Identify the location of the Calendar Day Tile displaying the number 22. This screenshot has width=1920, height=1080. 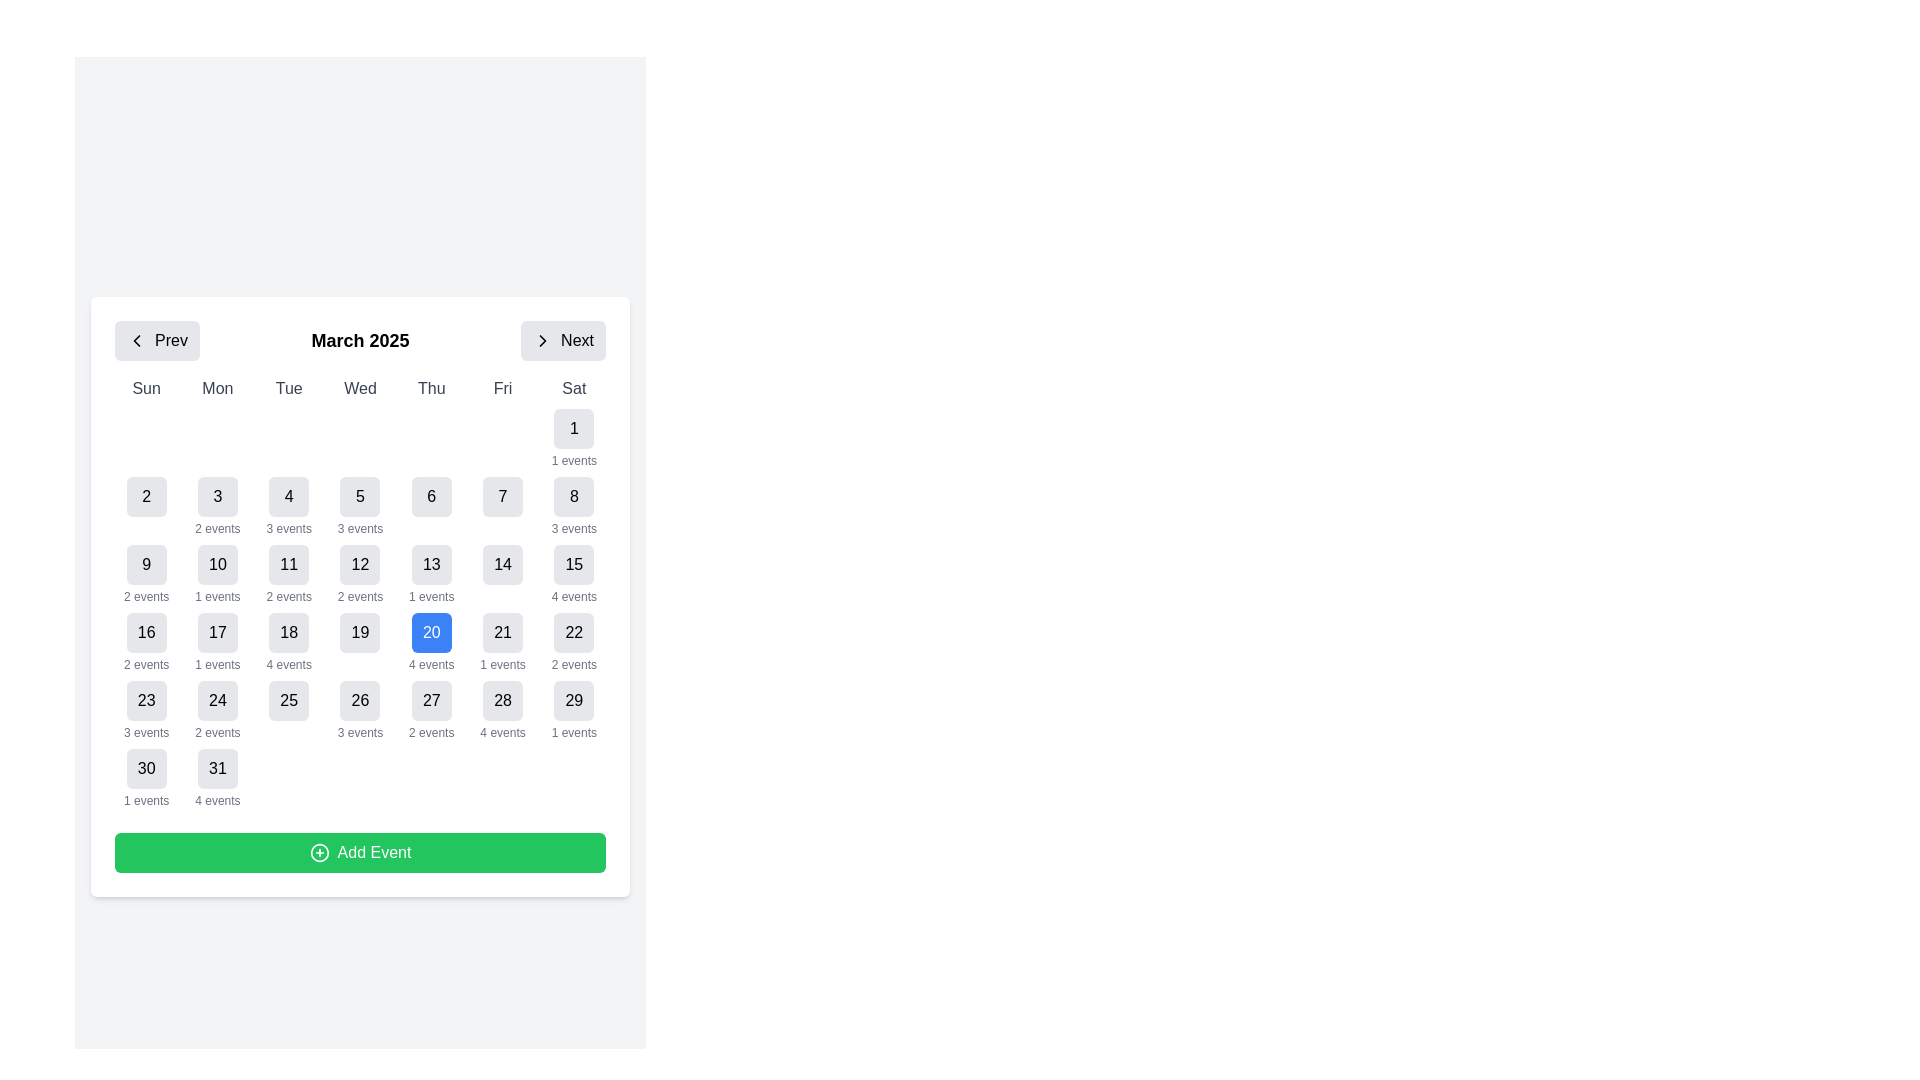
(573, 643).